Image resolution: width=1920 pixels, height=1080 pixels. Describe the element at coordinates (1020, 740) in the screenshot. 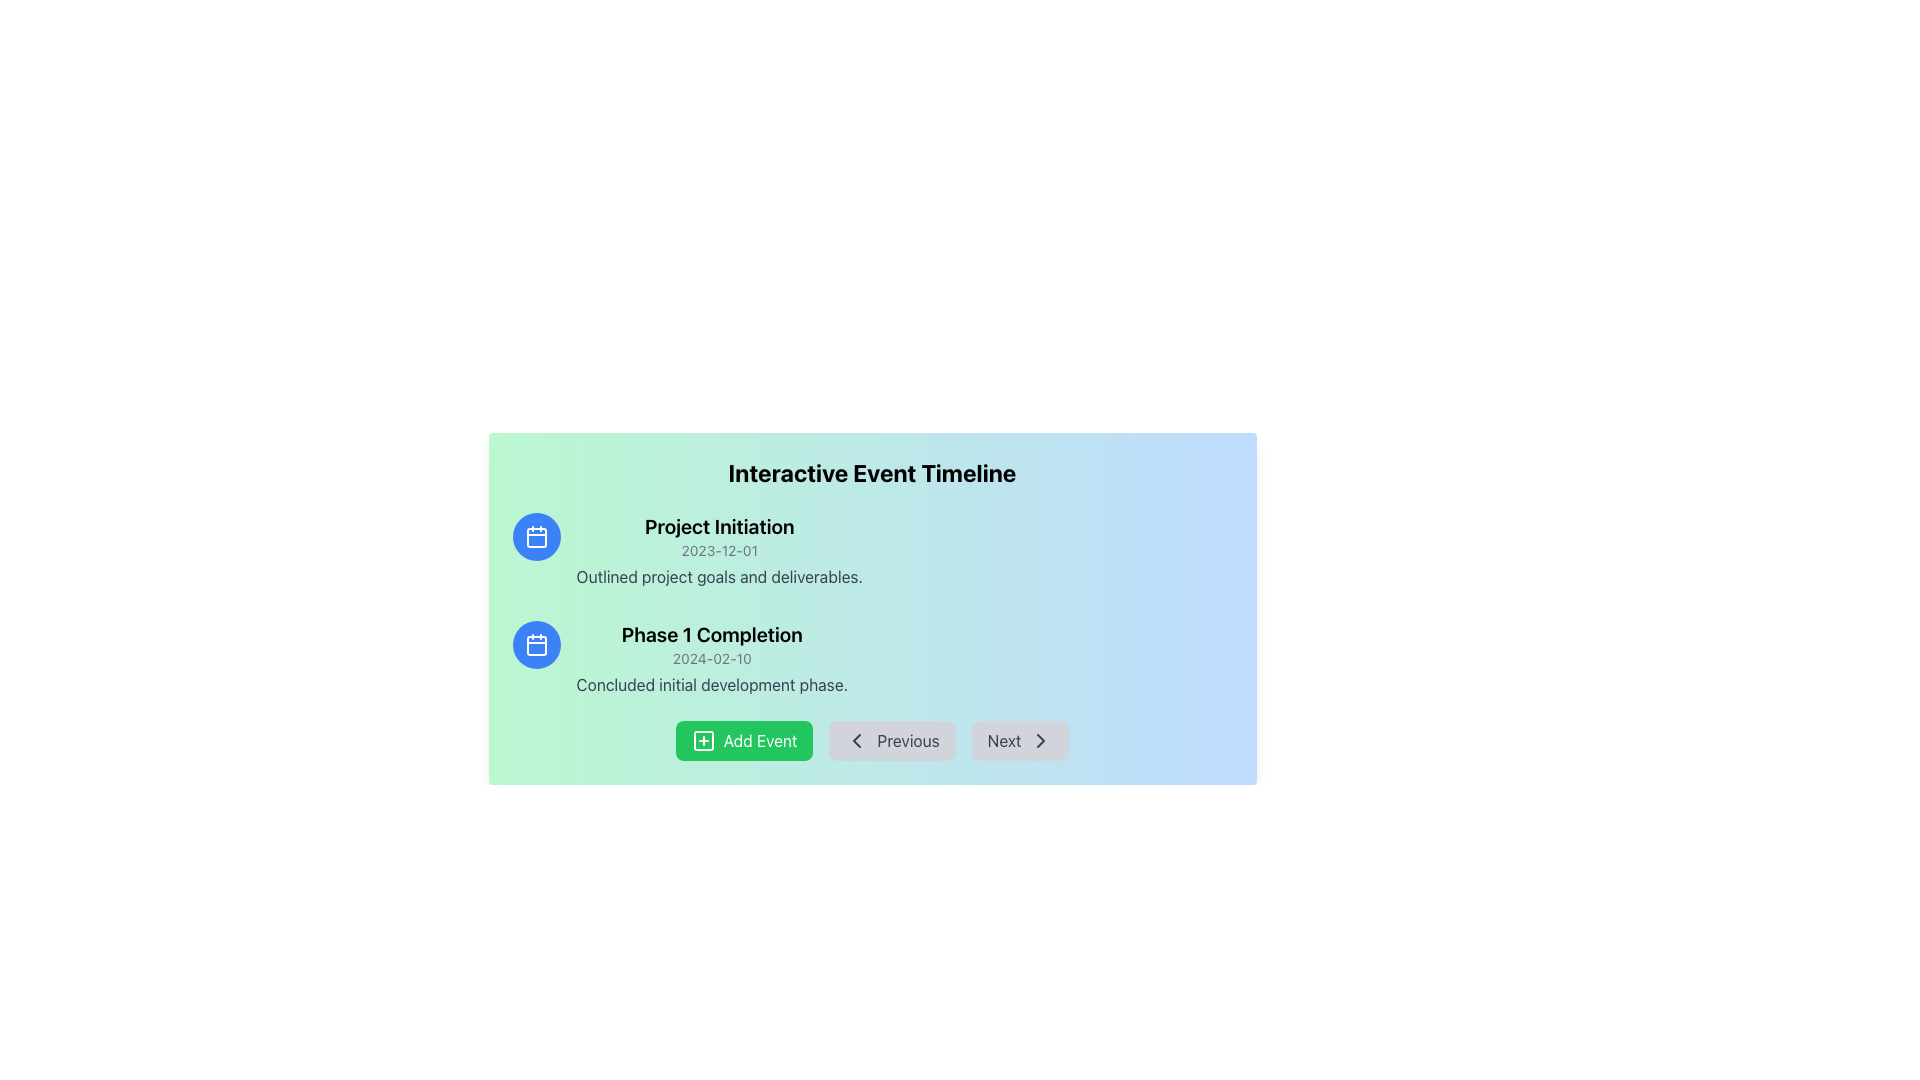

I see `the 'Next' button, which is a rounded rectangle in light gray with a right-facing arrow icon, located at the bottom-right corner of the interface` at that location.